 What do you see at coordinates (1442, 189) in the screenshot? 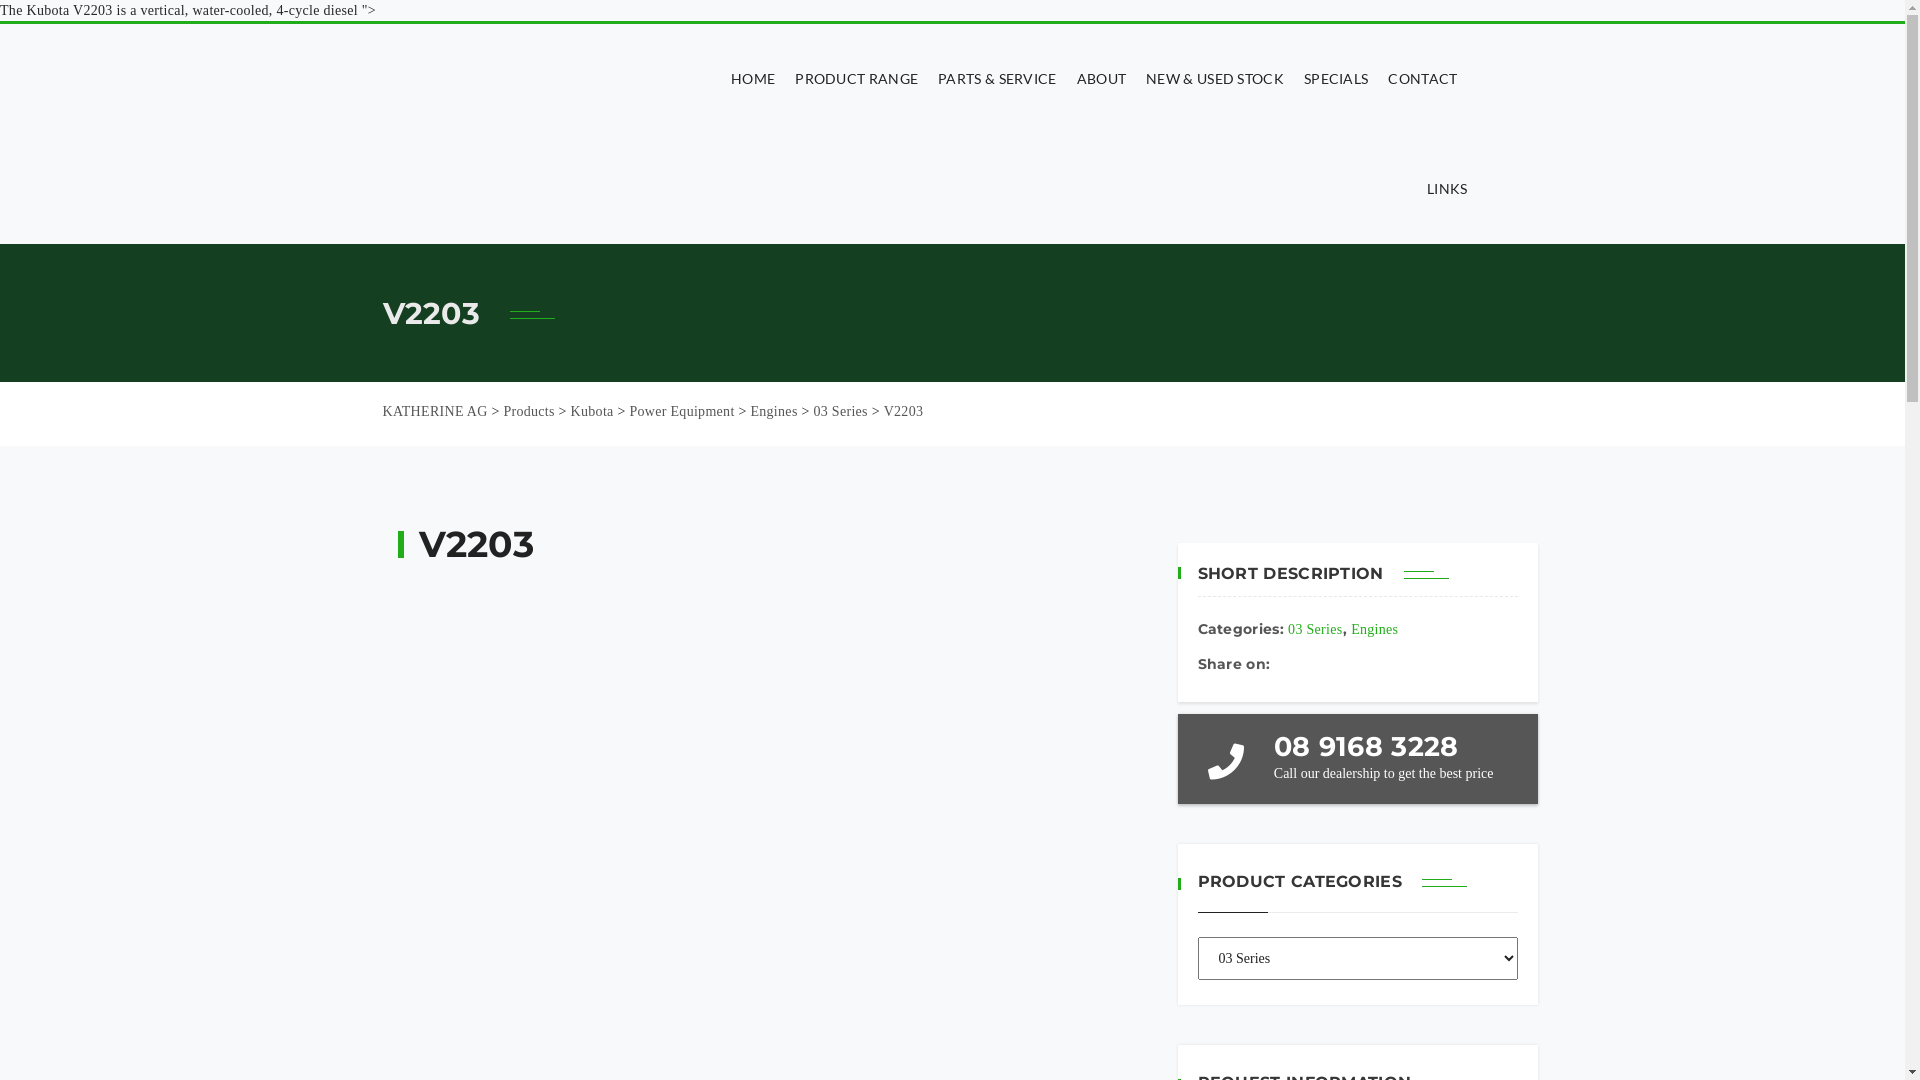
I see `'LINKS'` at bounding box center [1442, 189].